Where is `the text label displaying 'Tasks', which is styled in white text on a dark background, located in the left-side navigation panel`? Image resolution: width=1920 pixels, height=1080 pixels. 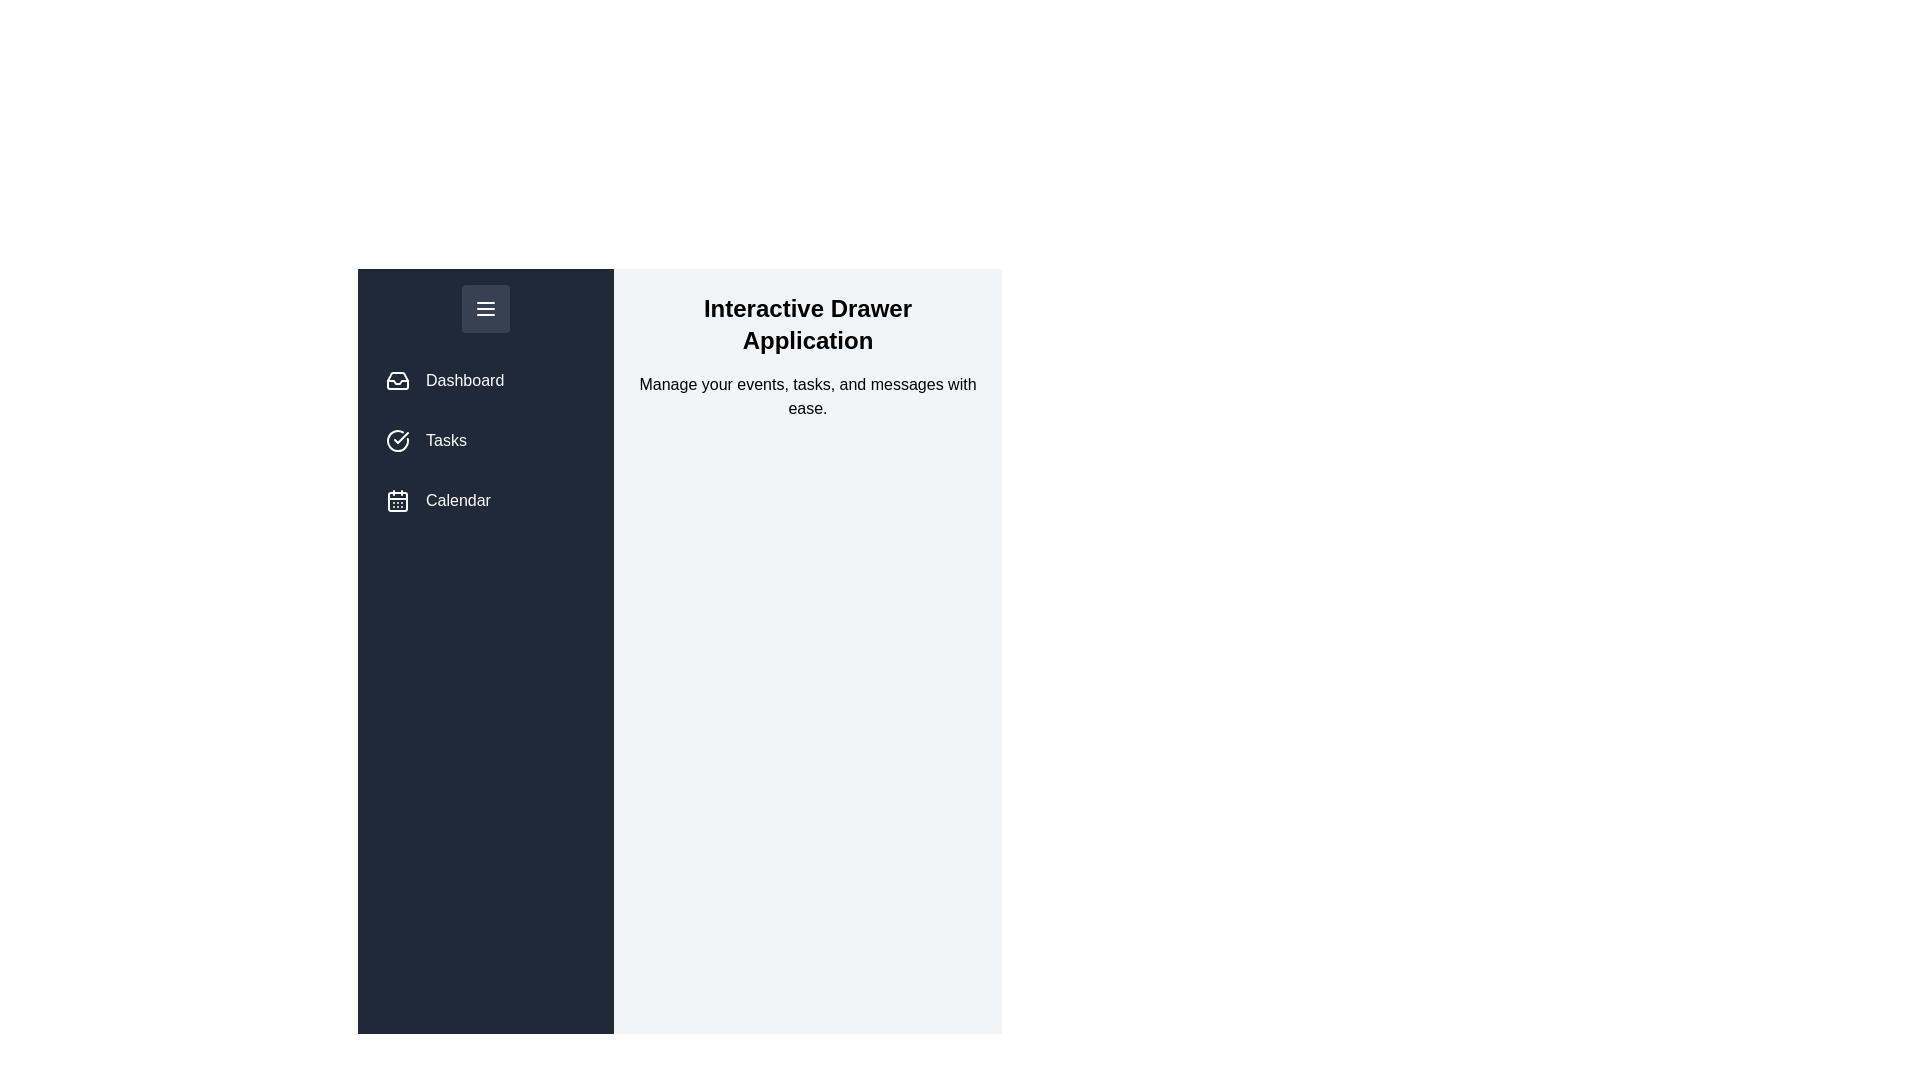 the text label displaying 'Tasks', which is styled in white text on a dark background, located in the left-side navigation panel is located at coordinates (445, 439).